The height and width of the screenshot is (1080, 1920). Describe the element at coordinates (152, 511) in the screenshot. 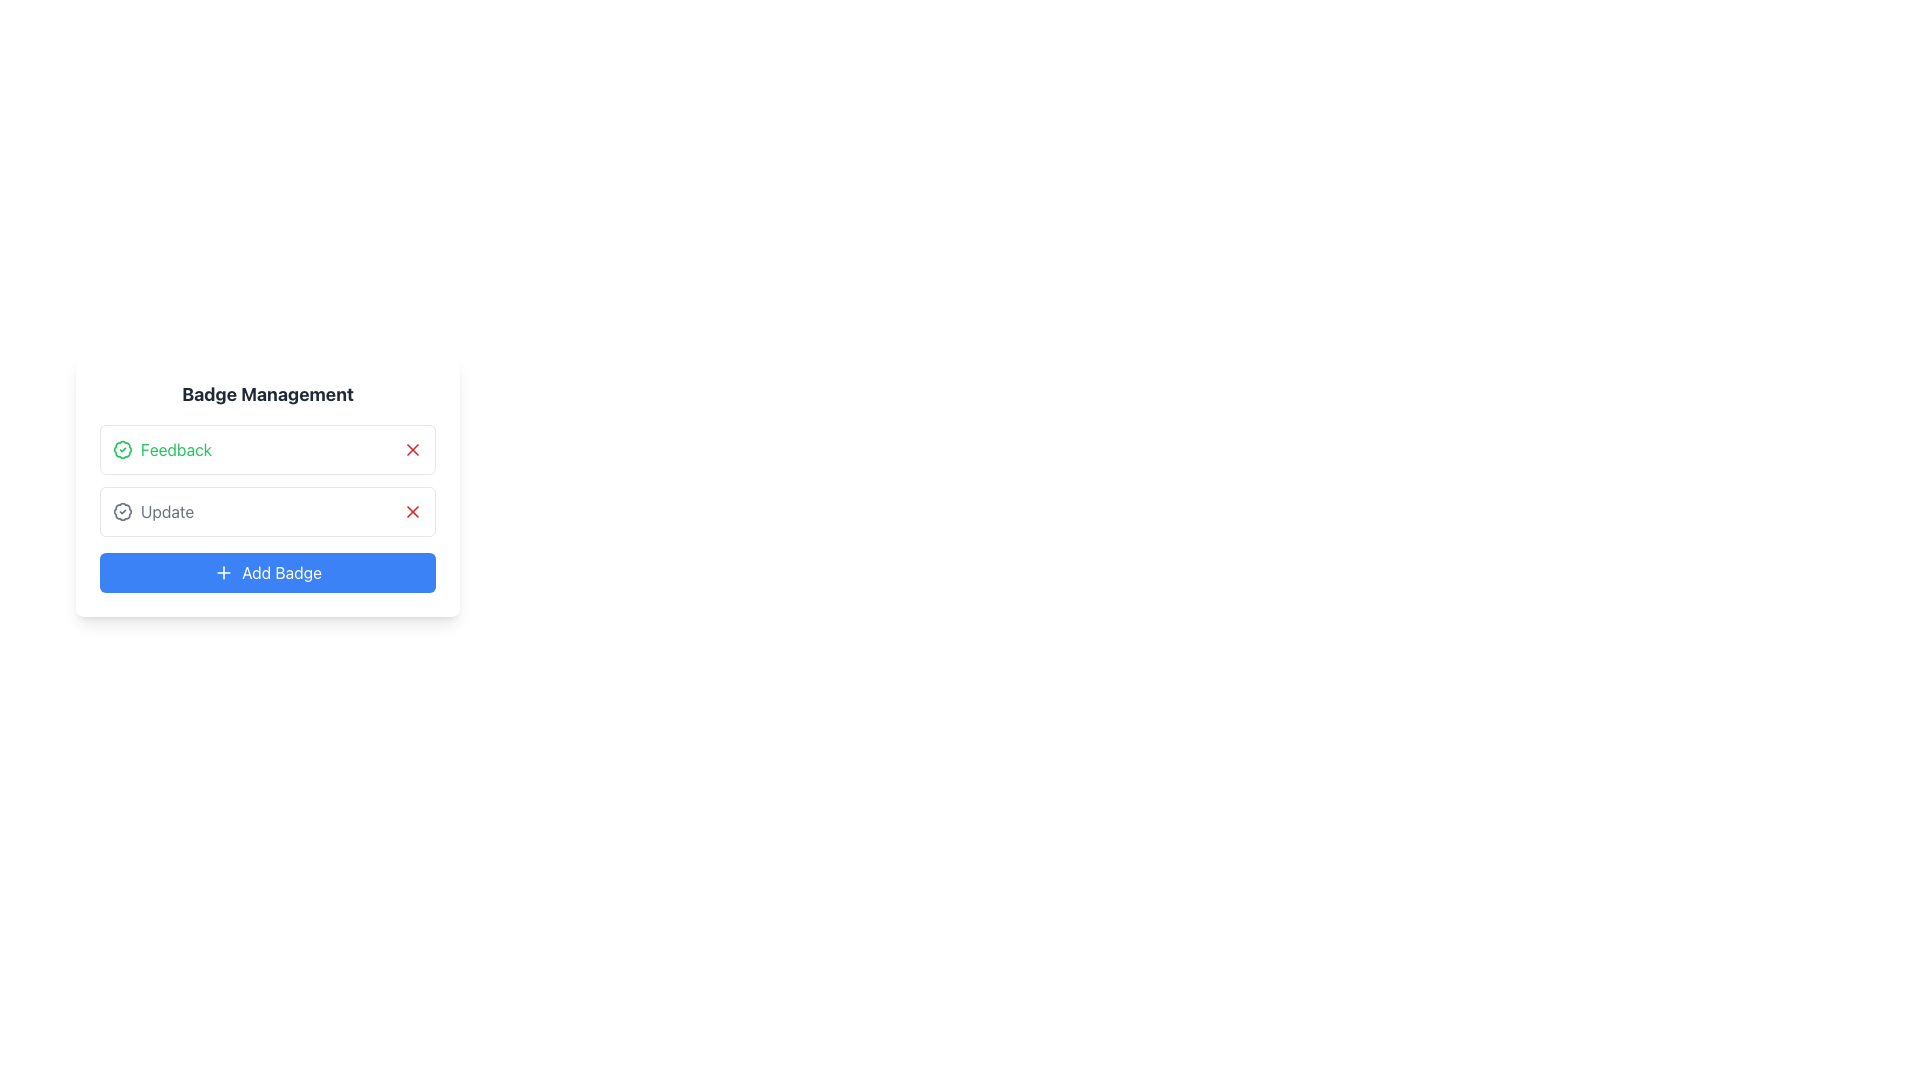

I see `the list item in the Badge Management card located in the second row of the vertical list` at that location.